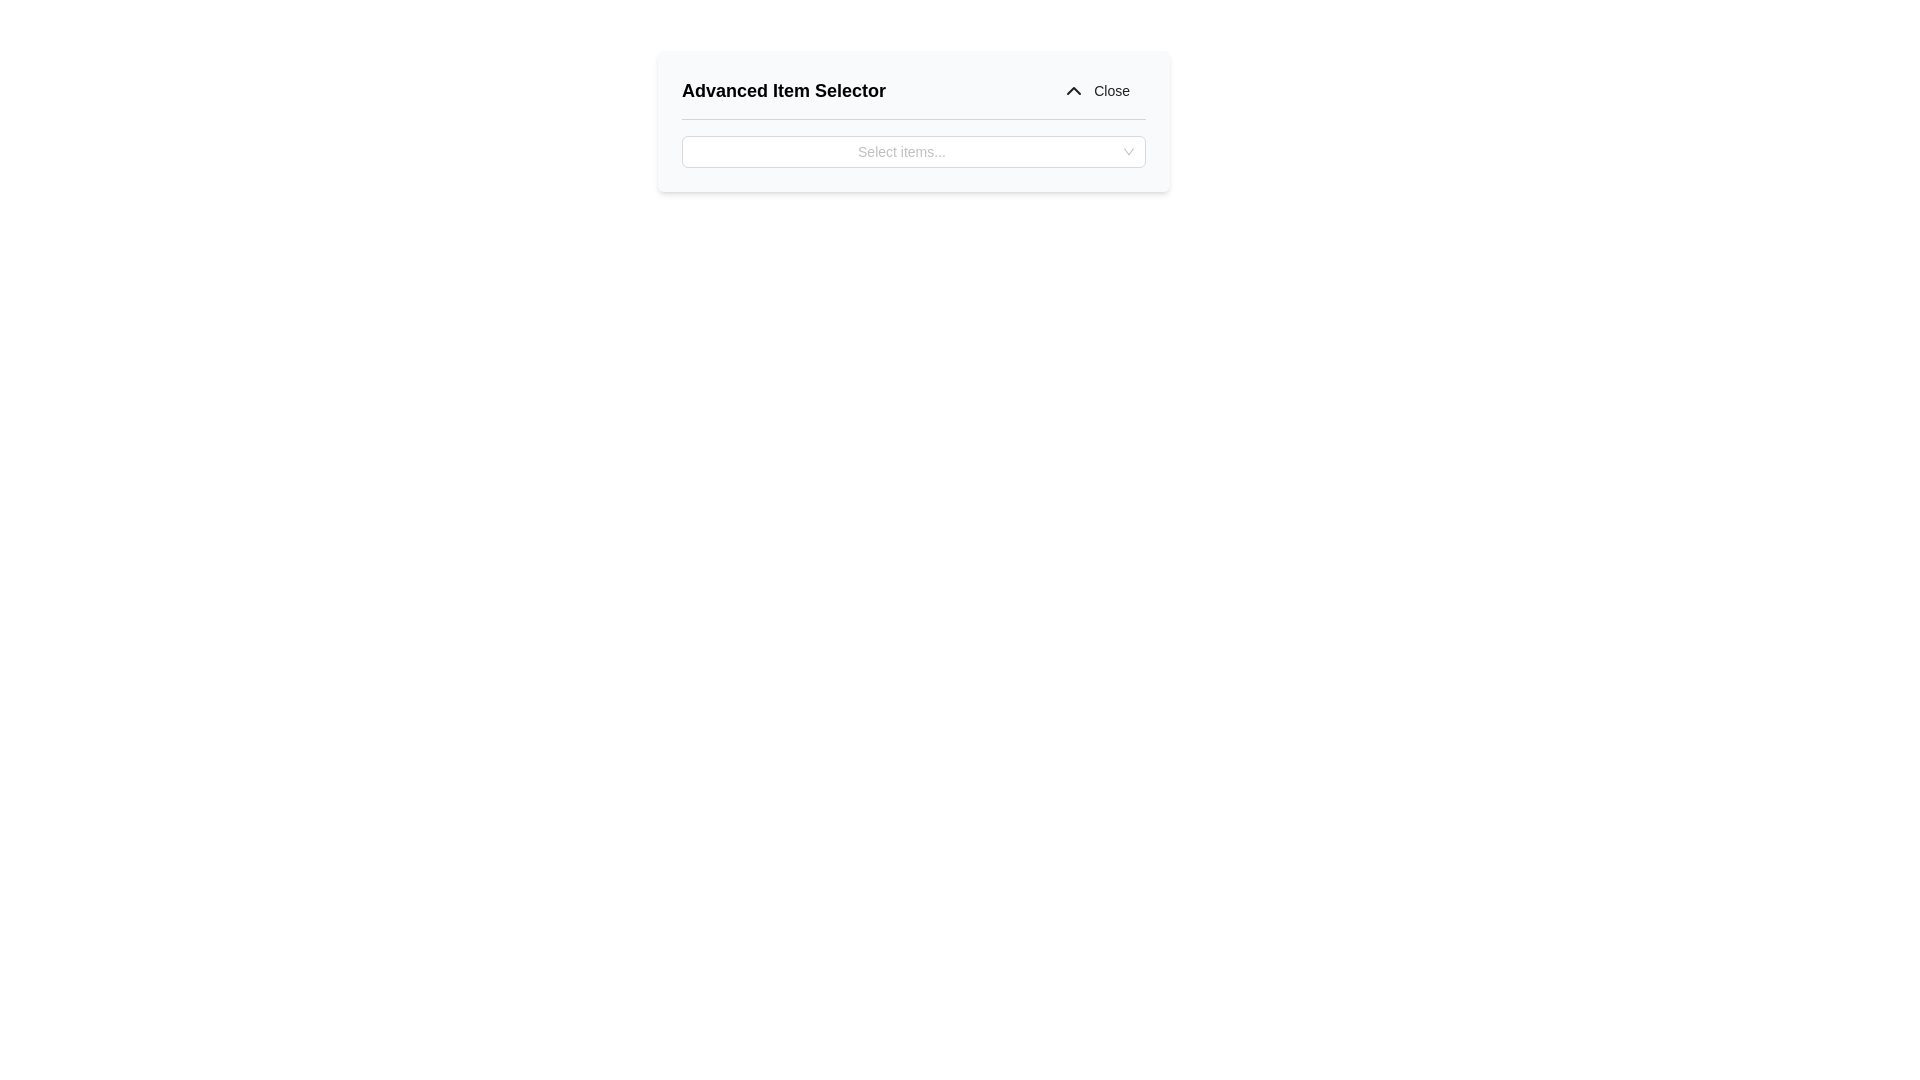  Describe the element at coordinates (912, 150) in the screenshot. I see `options from the dropdown menu located below the 'Advanced Item Selector' header, which supports multi-select and search capabilities` at that location.